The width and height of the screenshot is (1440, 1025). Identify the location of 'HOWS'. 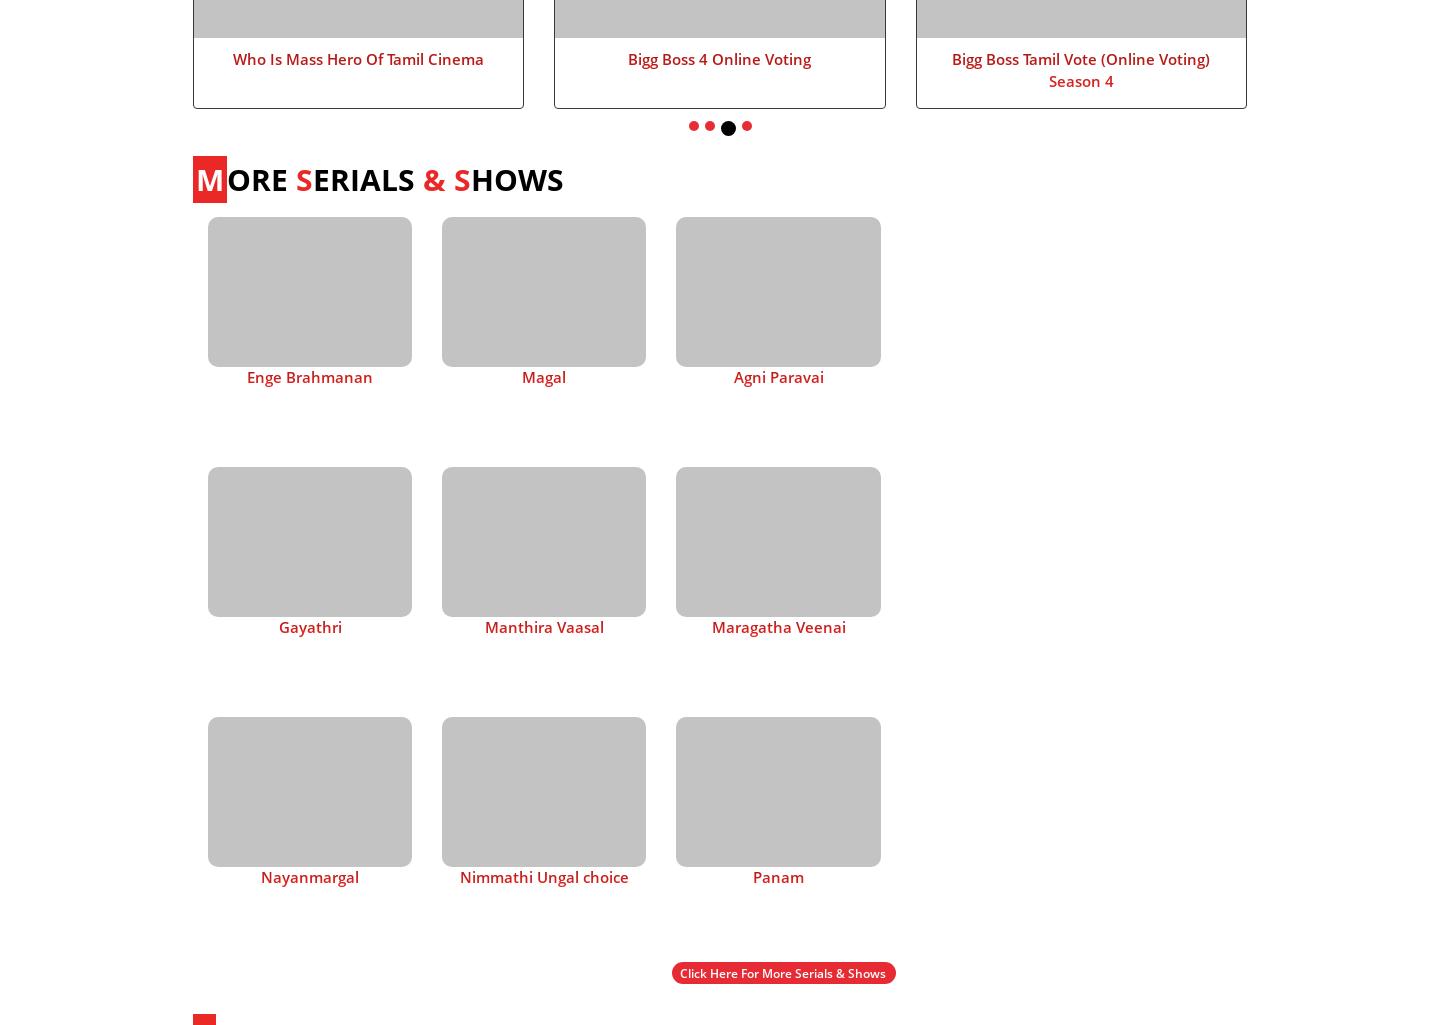
(471, 177).